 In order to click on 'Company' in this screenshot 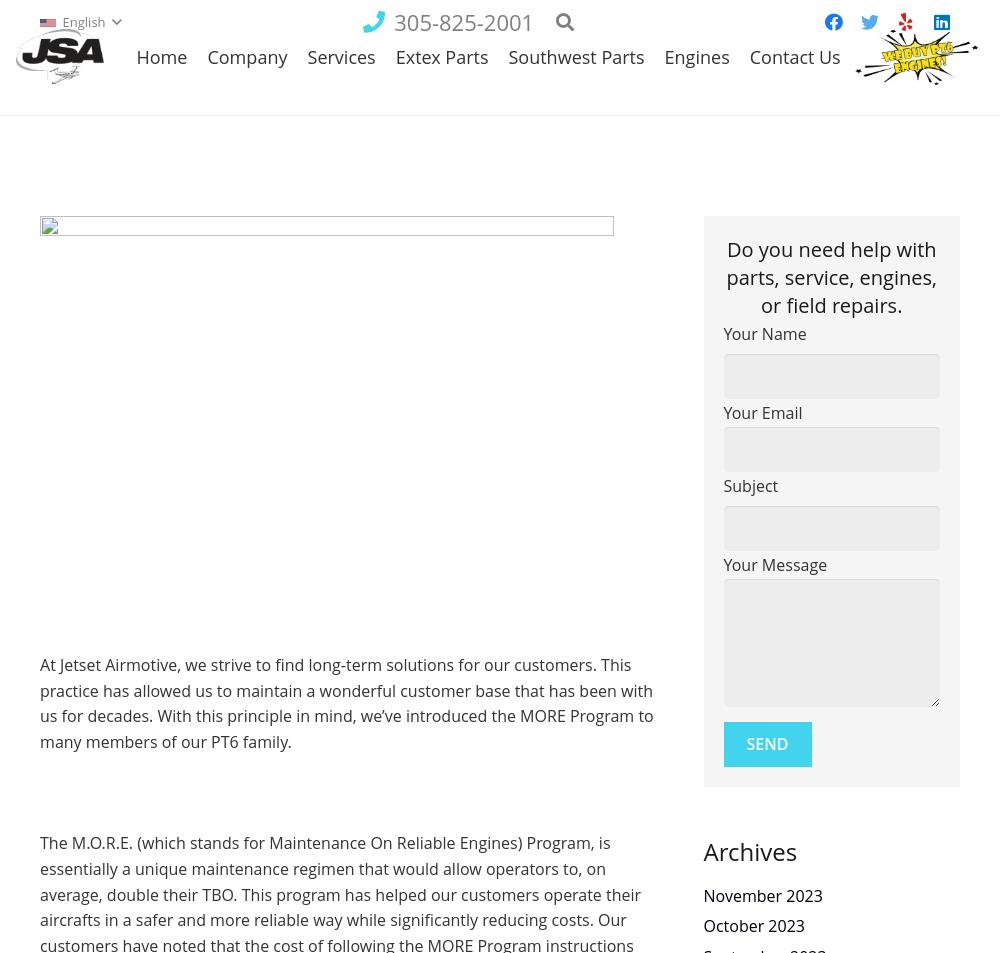, I will do `click(246, 112)`.